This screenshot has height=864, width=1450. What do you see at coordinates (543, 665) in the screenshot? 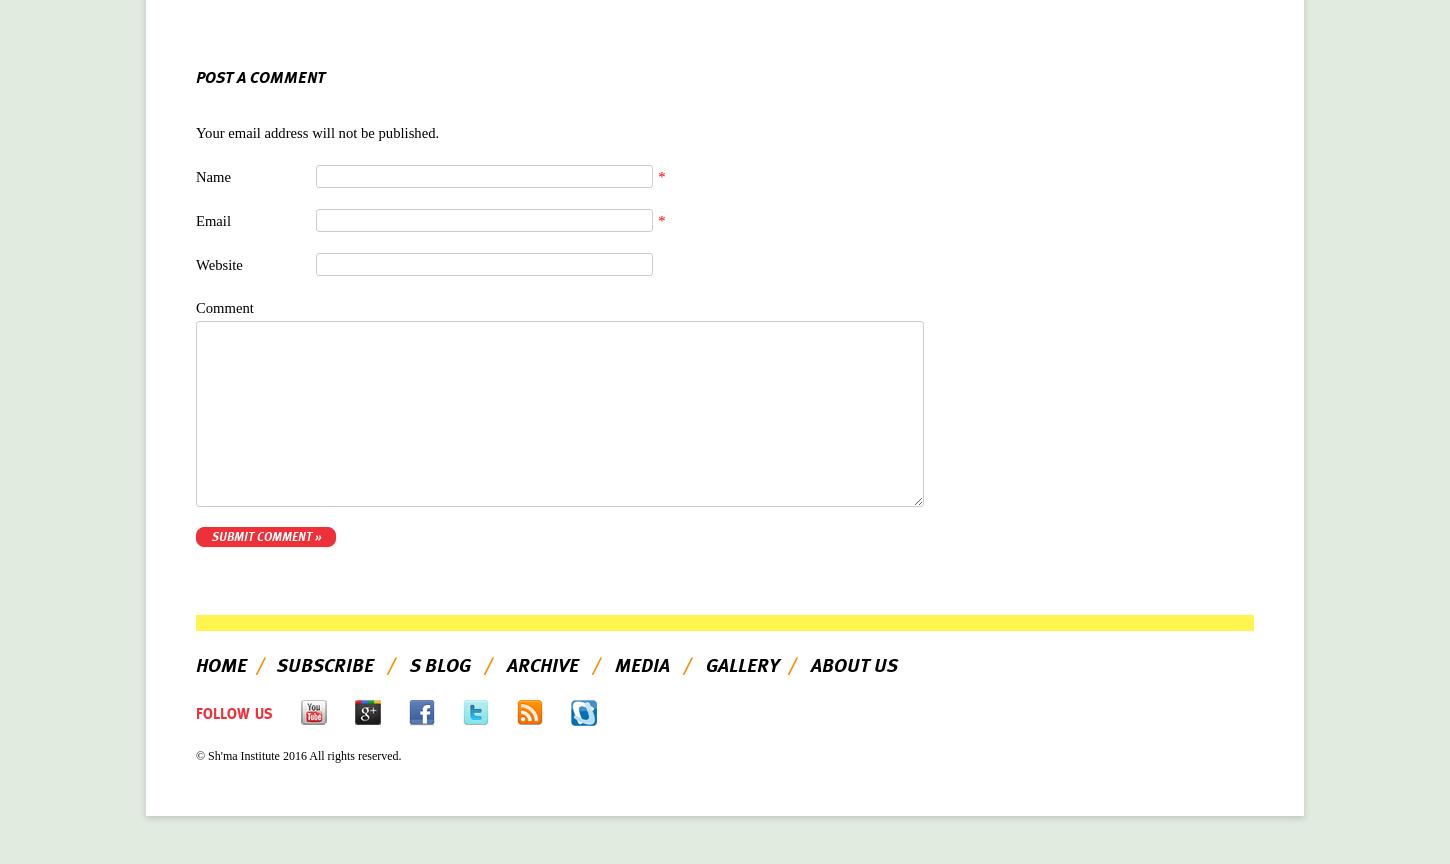
I see `'Archive'` at bounding box center [543, 665].